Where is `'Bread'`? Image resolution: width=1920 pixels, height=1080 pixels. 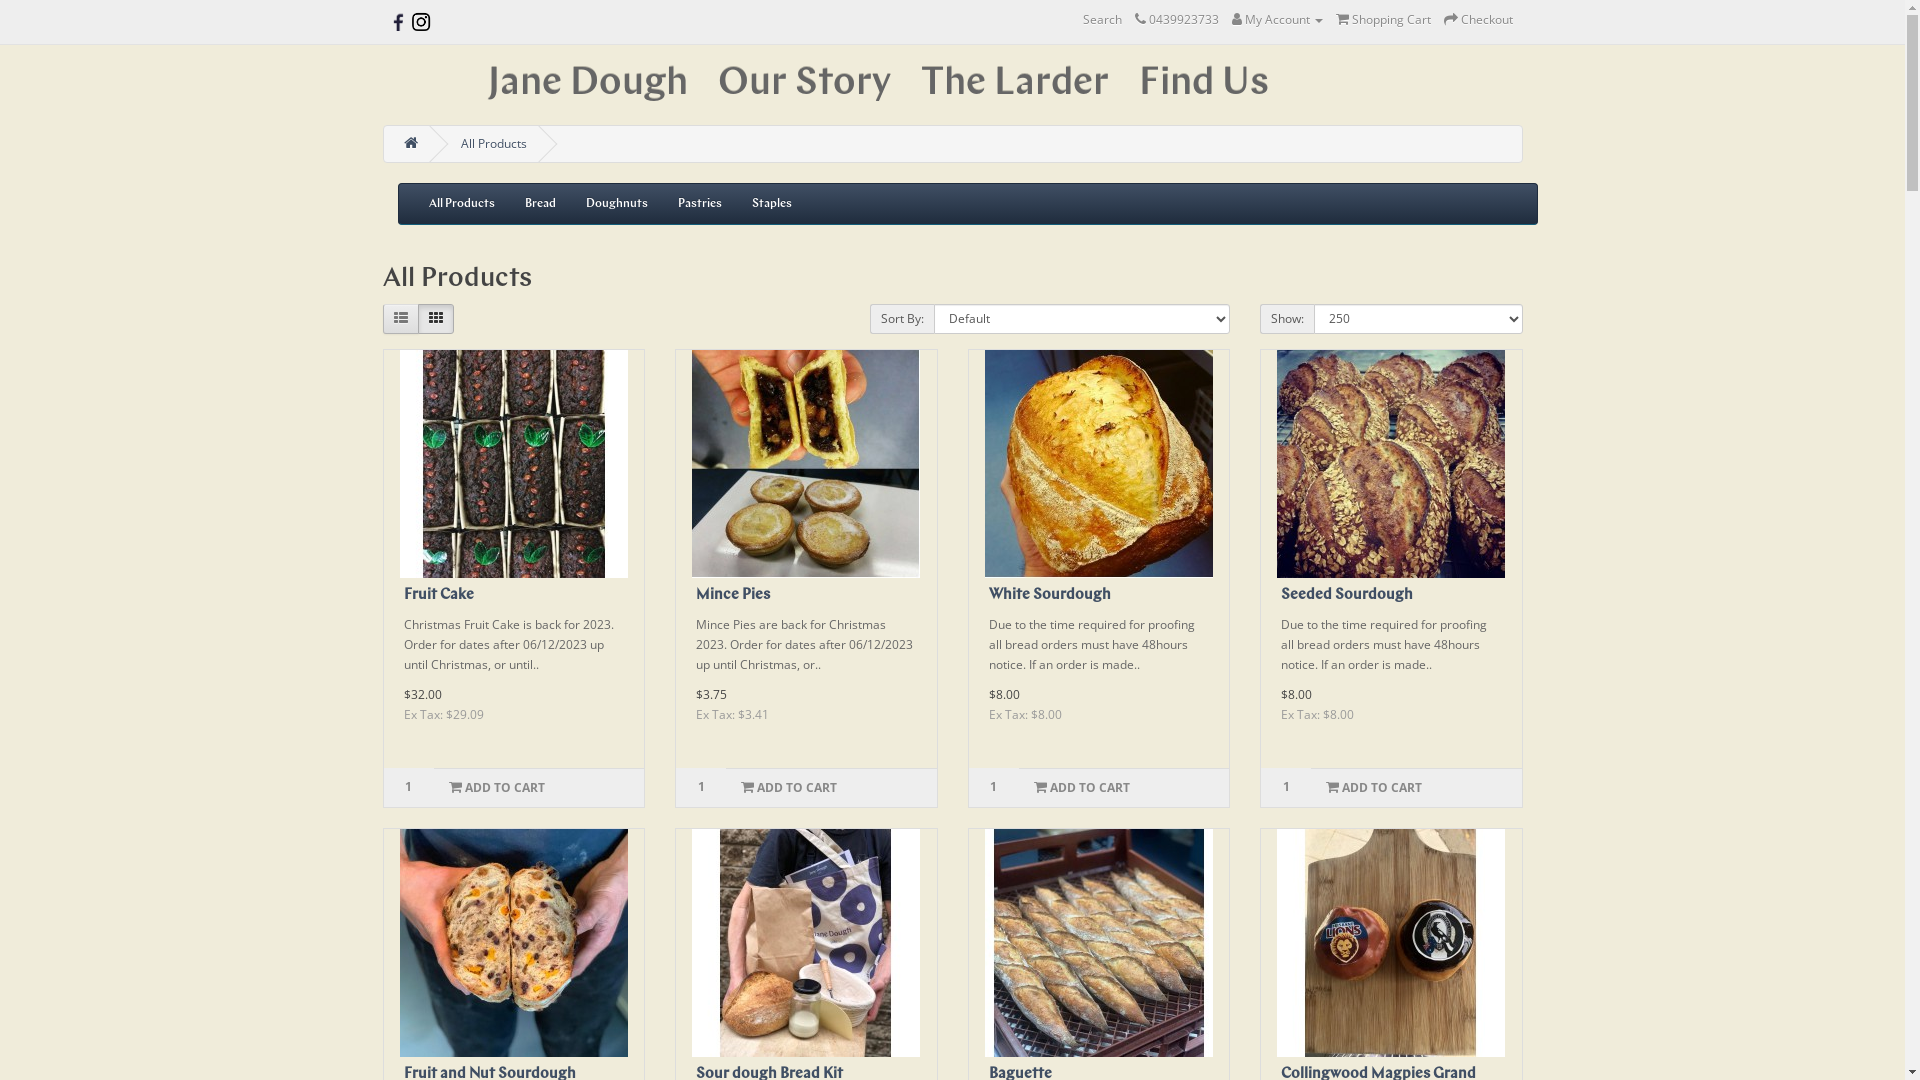 'Bread' is located at coordinates (540, 204).